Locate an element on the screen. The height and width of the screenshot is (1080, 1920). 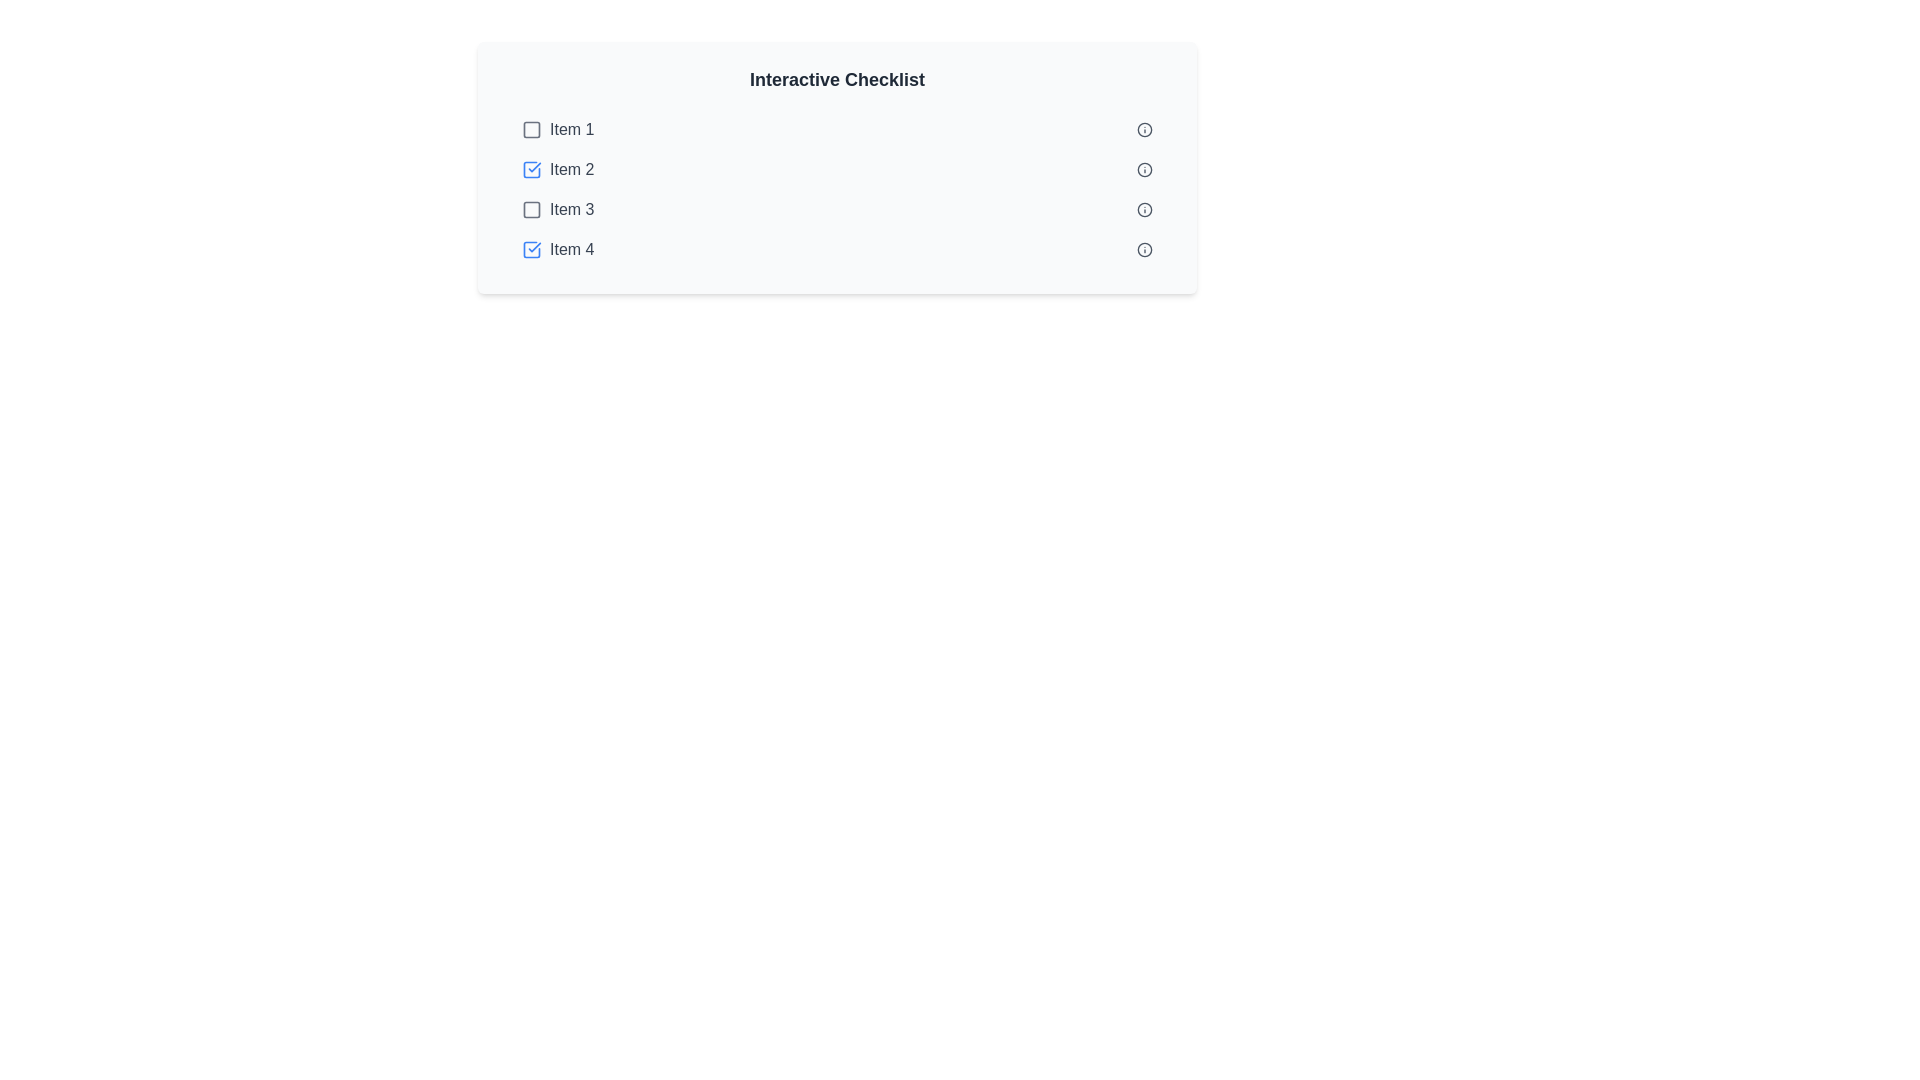
the information icon for task 2 is located at coordinates (1145, 168).